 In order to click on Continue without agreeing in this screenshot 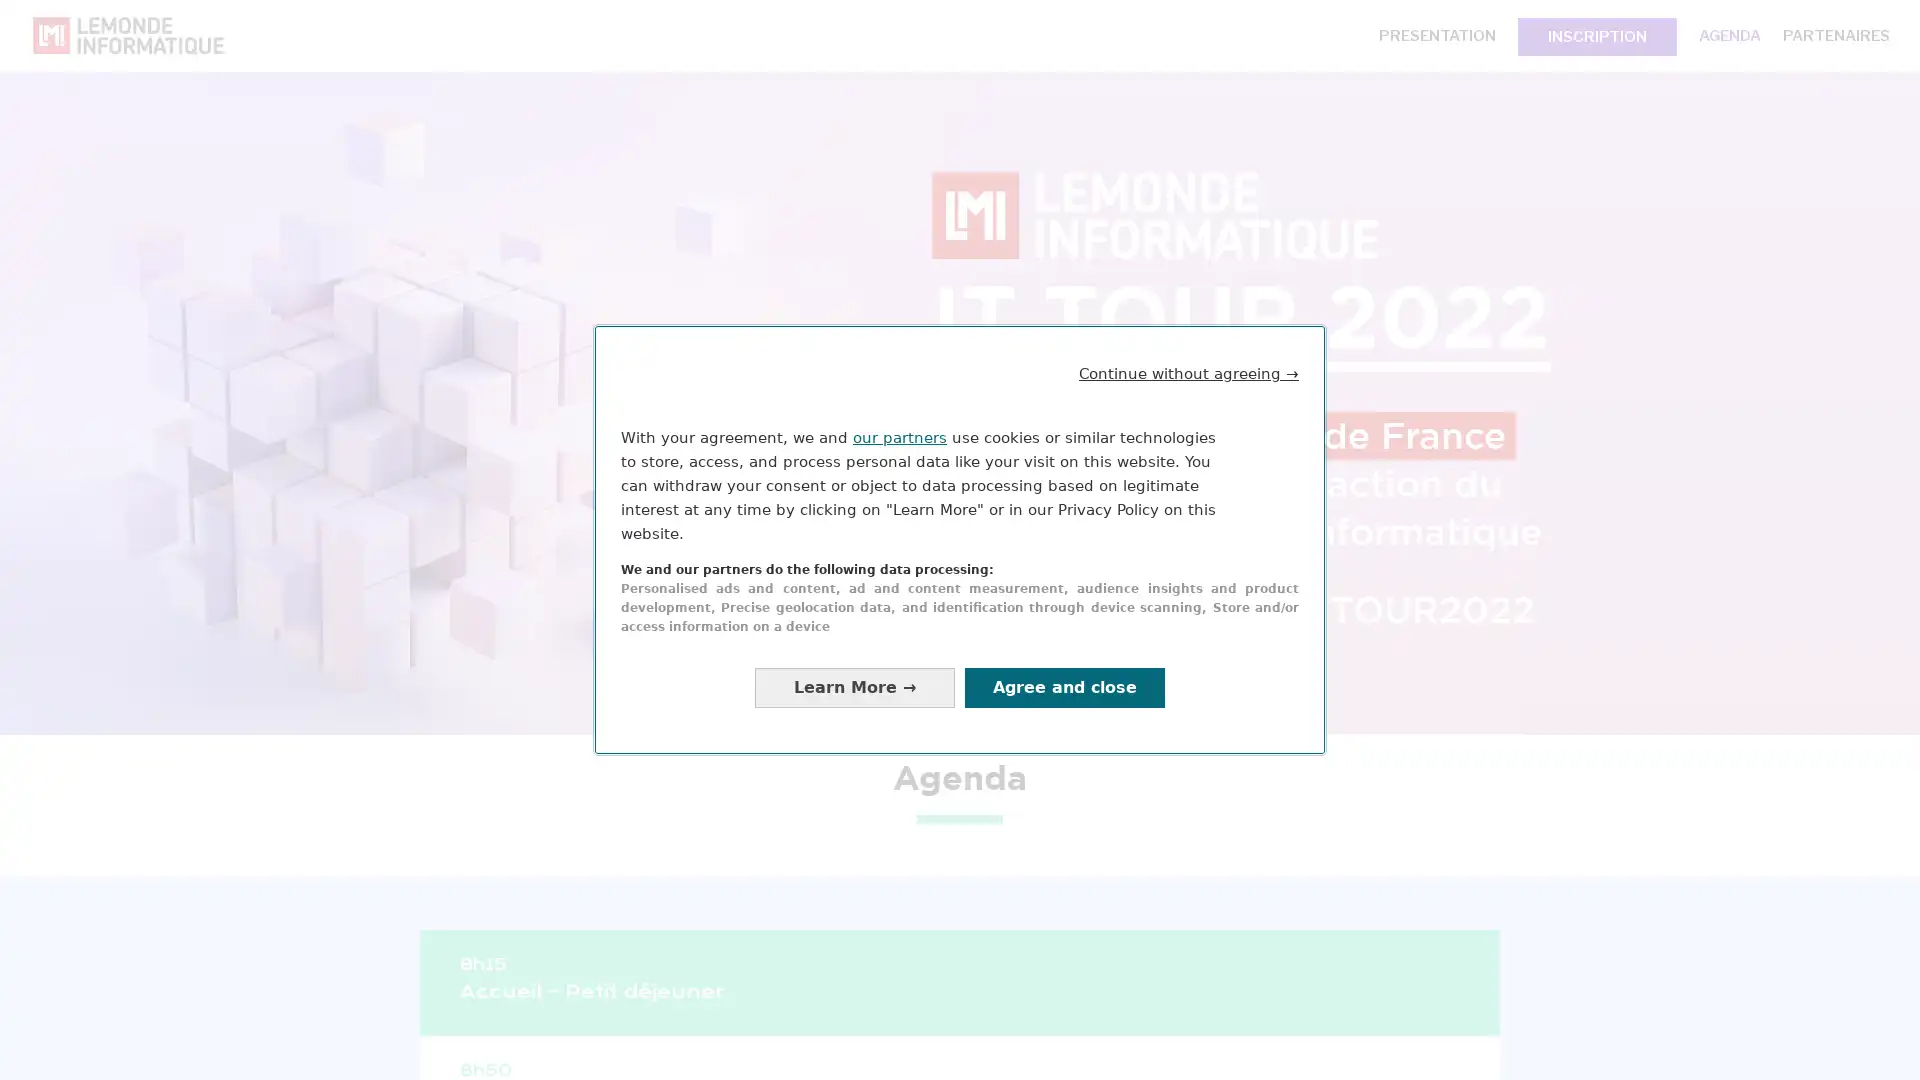, I will do `click(1189, 373)`.